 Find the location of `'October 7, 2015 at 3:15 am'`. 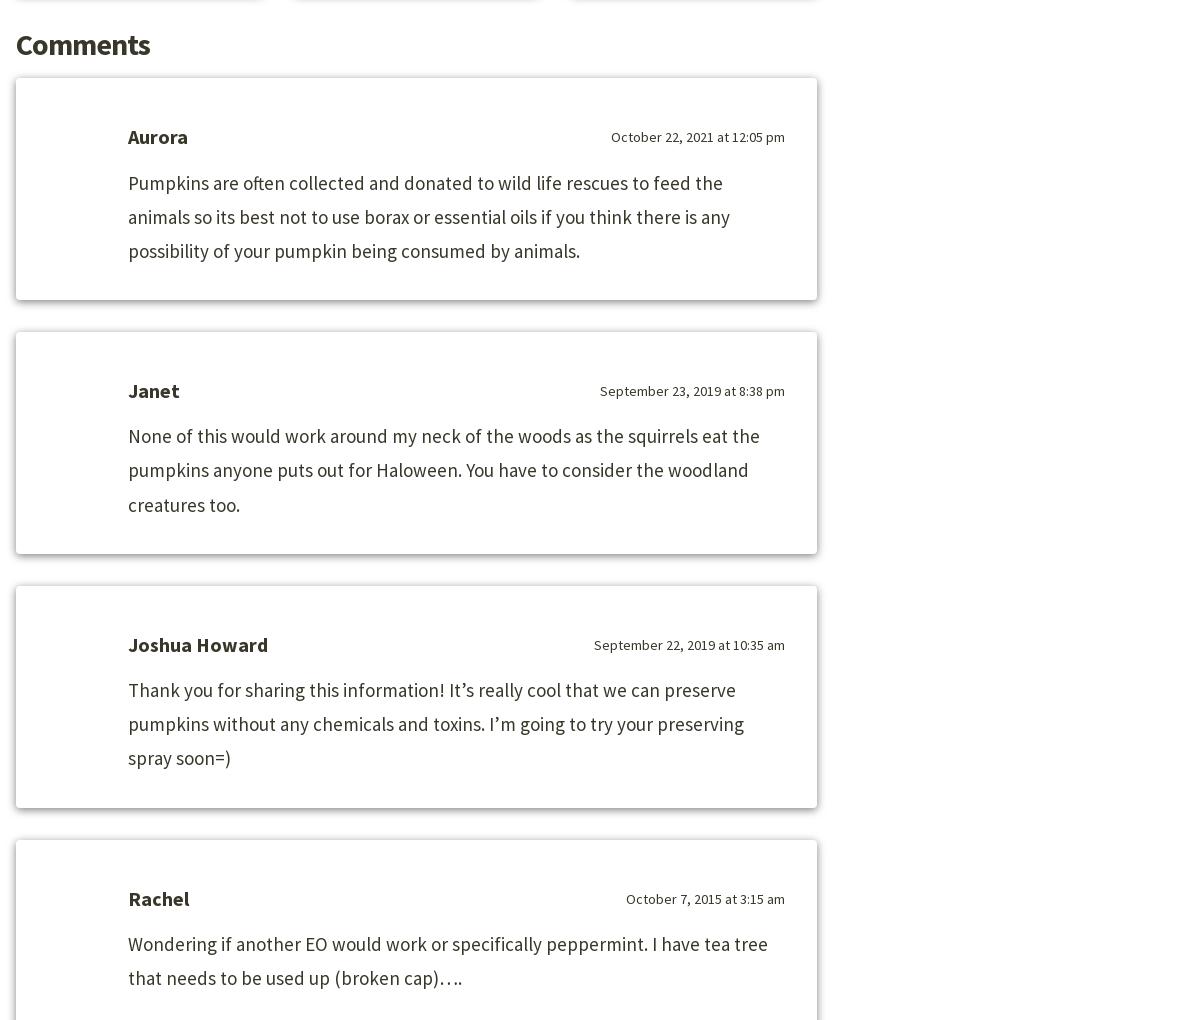

'October 7, 2015 at 3:15 am' is located at coordinates (705, 898).